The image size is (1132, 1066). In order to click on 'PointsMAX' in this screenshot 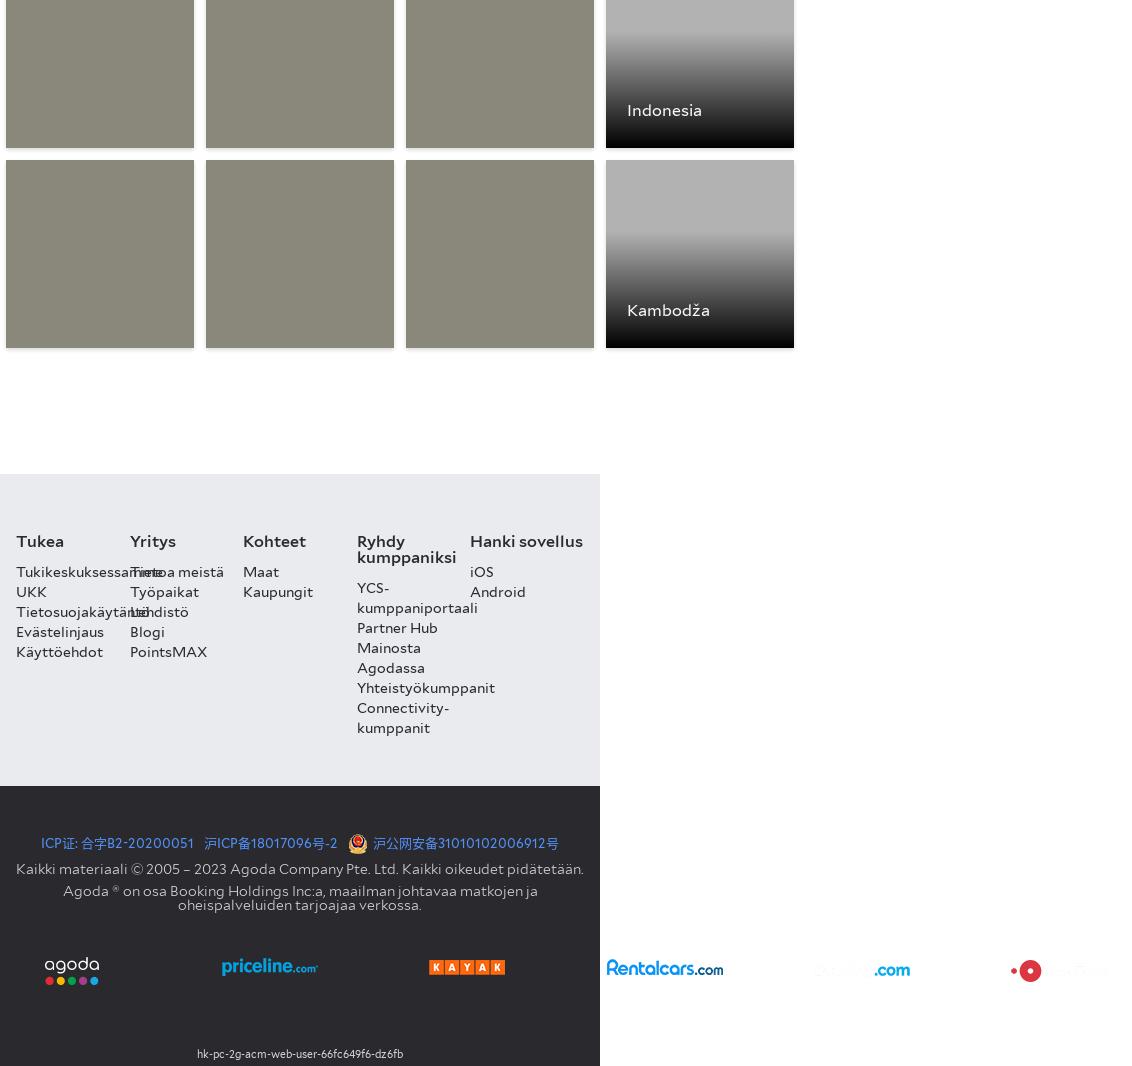, I will do `click(167, 650)`.